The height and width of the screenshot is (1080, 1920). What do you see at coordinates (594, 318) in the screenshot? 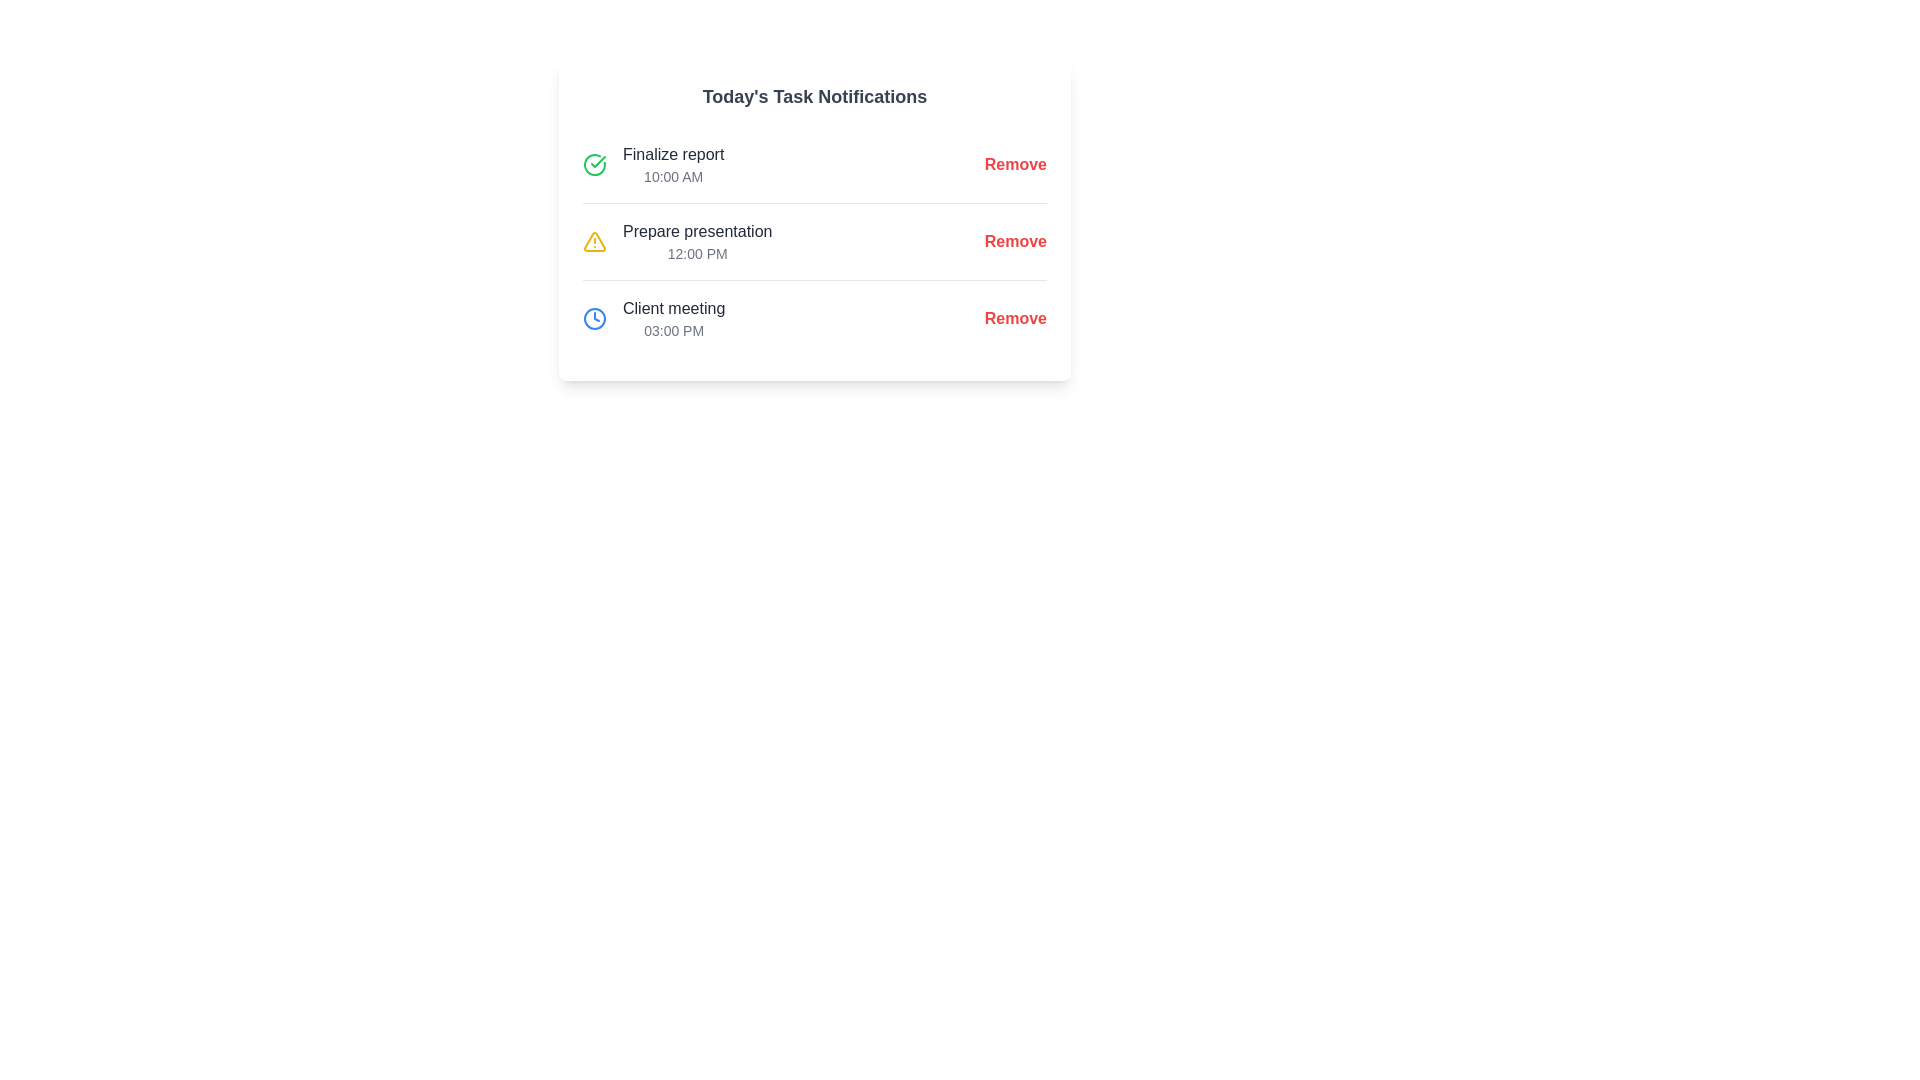
I see `the clock icon with a circular outline and clock hands, rendered in blue, located to the left of the entry labeled 'Client meeting' at 03:00 PM, as an indicator` at bounding box center [594, 318].